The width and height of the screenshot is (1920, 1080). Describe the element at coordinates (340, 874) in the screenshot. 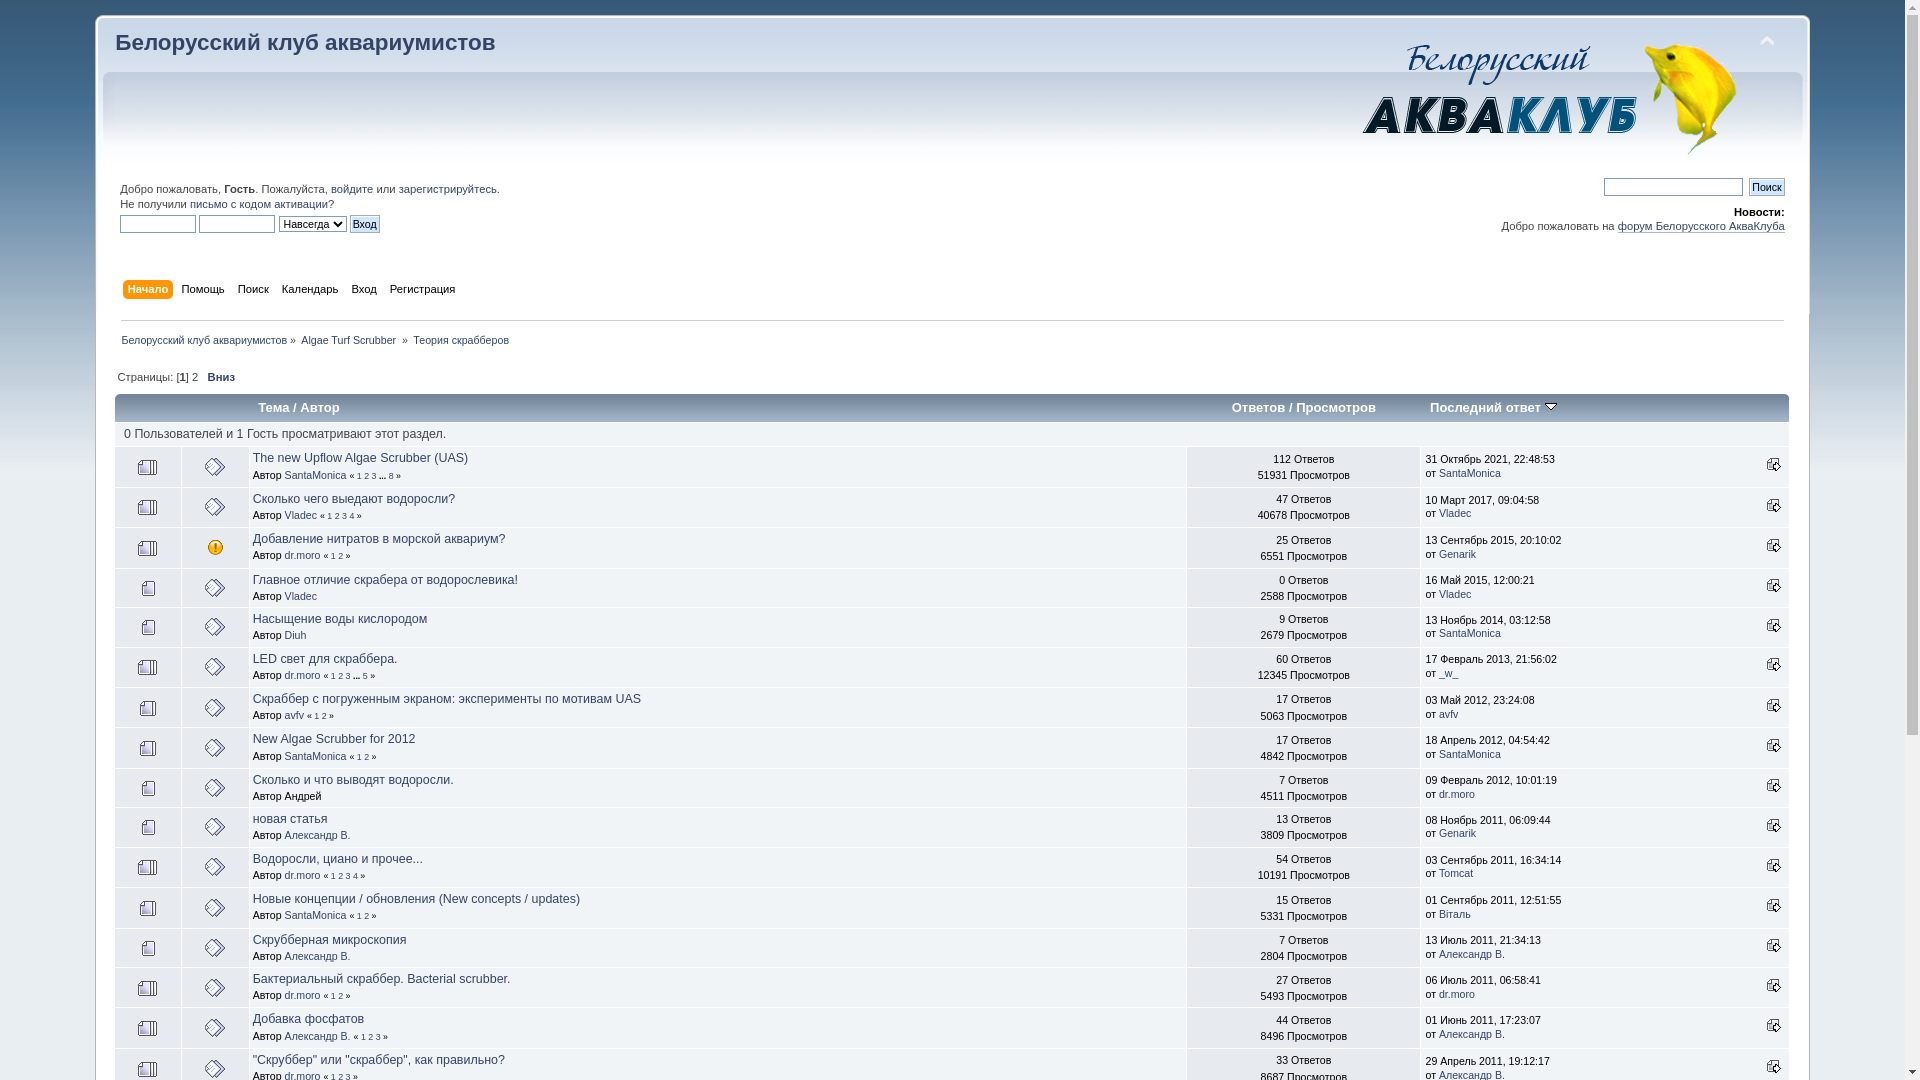

I see `'2'` at that location.